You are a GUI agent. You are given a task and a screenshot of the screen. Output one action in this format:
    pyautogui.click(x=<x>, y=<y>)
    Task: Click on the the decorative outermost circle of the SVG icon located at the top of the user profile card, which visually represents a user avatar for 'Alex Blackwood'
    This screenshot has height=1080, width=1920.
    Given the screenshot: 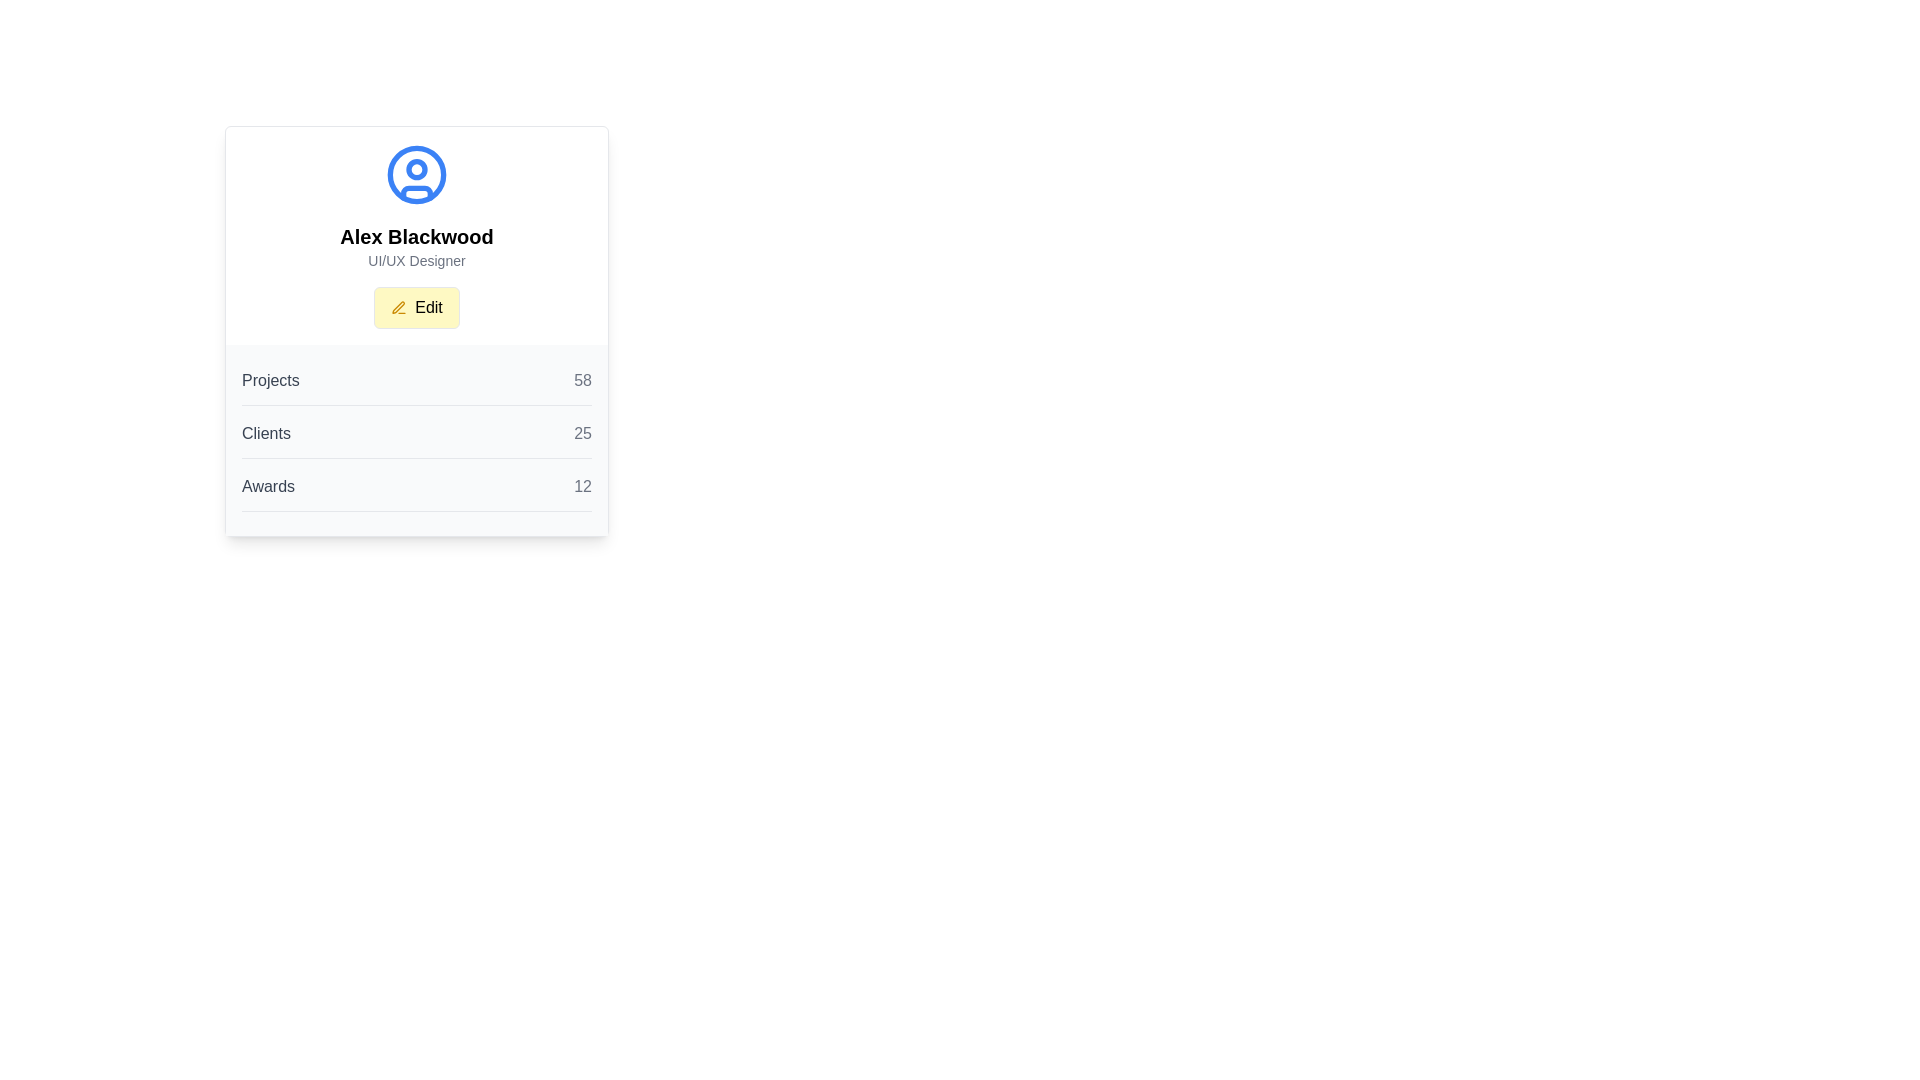 What is the action you would take?
    pyautogui.click(x=416, y=173)
    